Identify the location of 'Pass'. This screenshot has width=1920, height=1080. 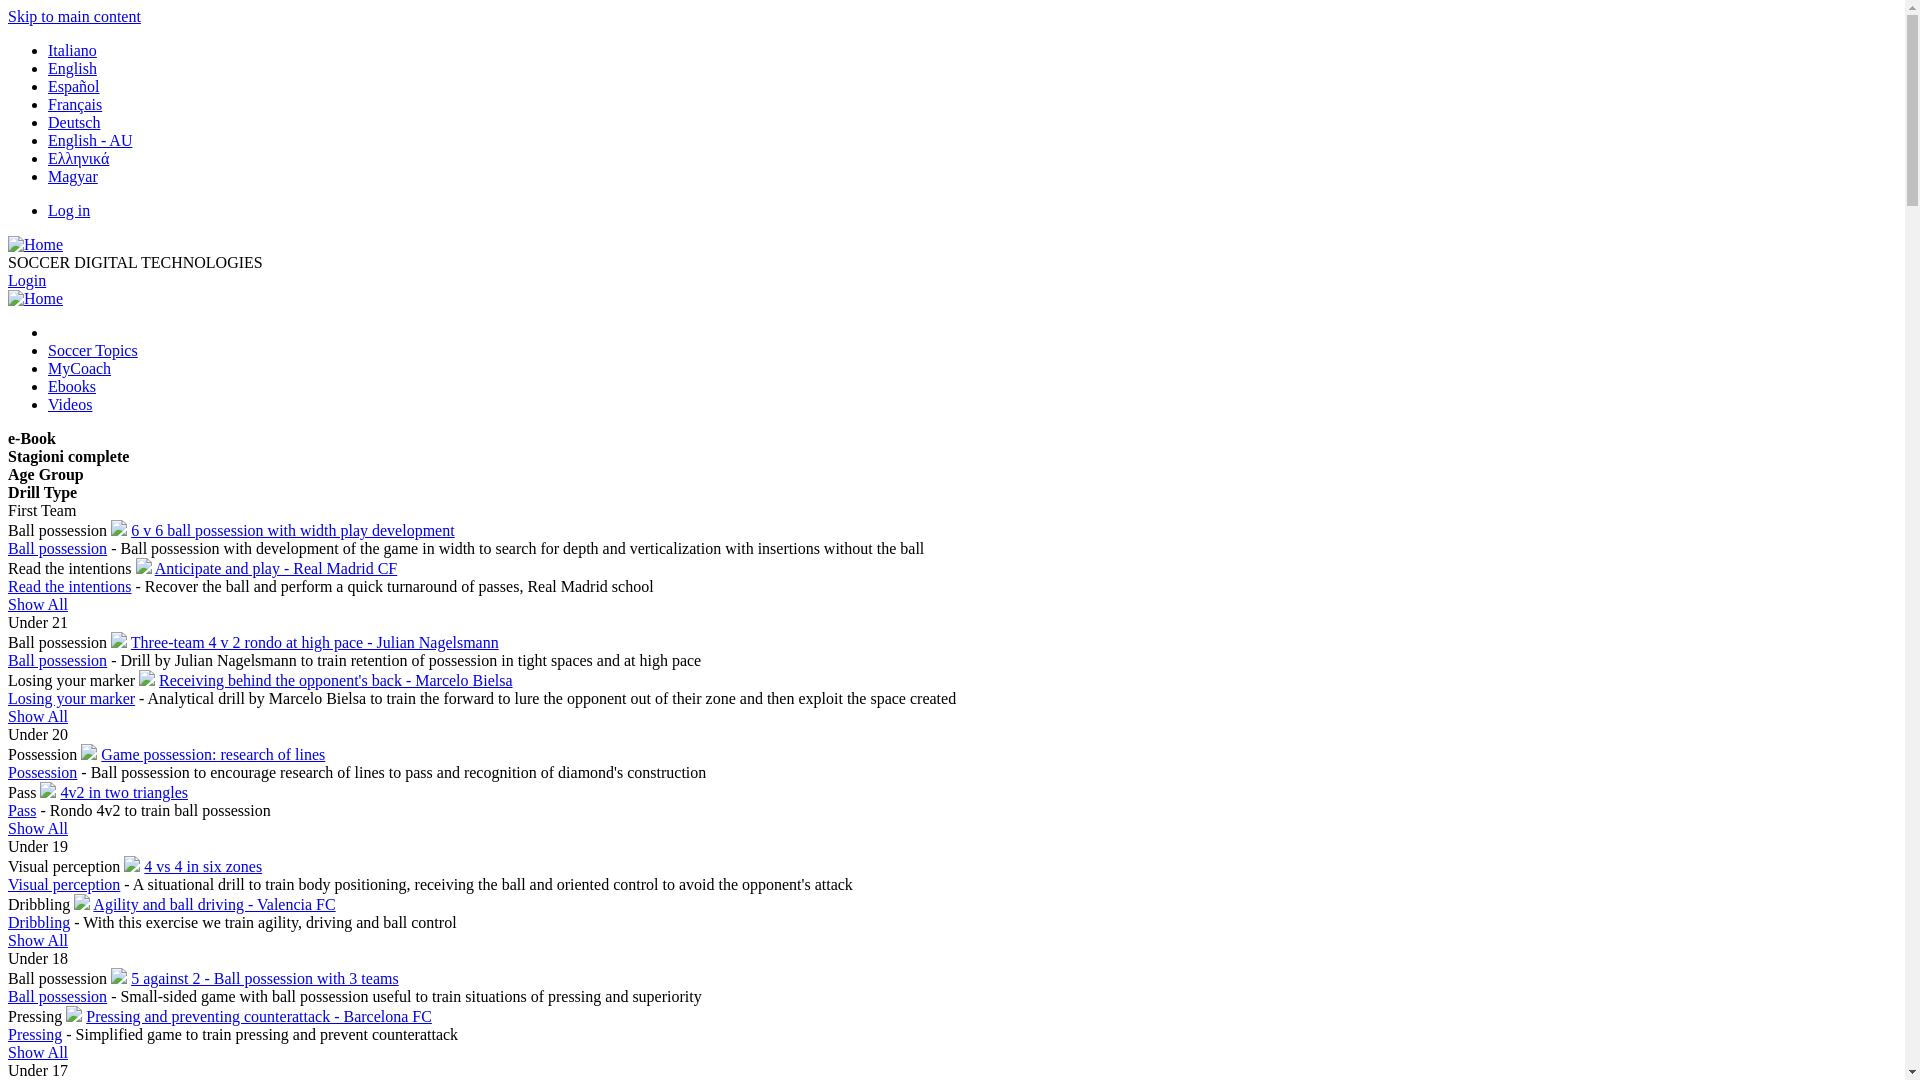
(22, 810).